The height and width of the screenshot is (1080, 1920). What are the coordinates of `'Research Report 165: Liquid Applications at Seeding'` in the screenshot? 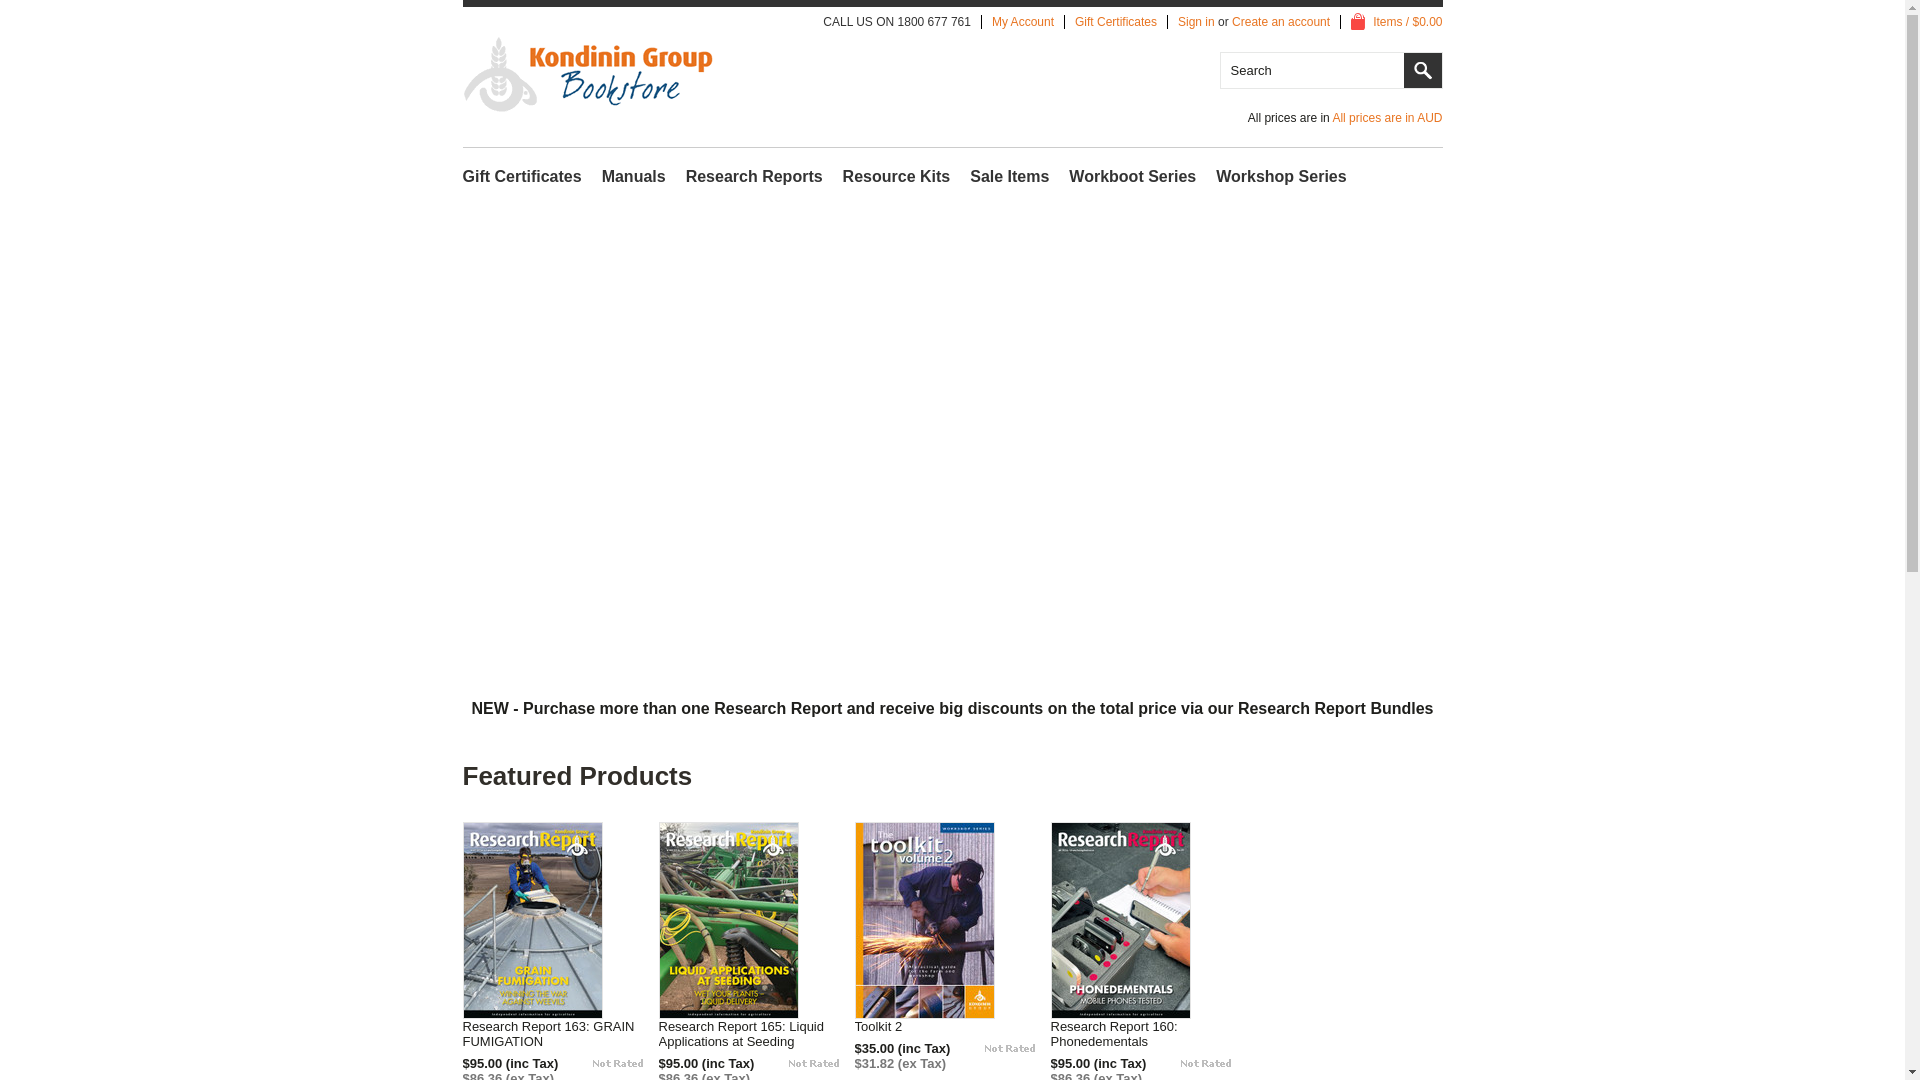 It's located at (755, 1033).